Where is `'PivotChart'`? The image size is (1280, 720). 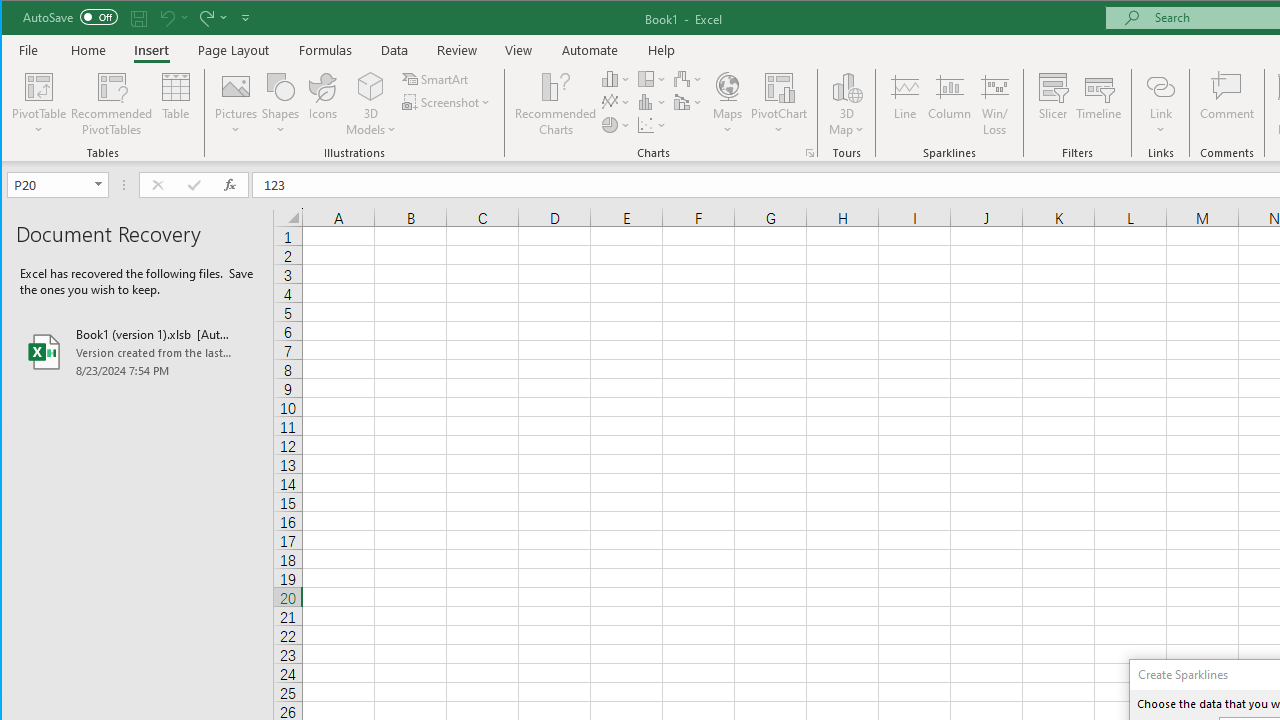
'PivotChart' is located at coordinates (778, 85).